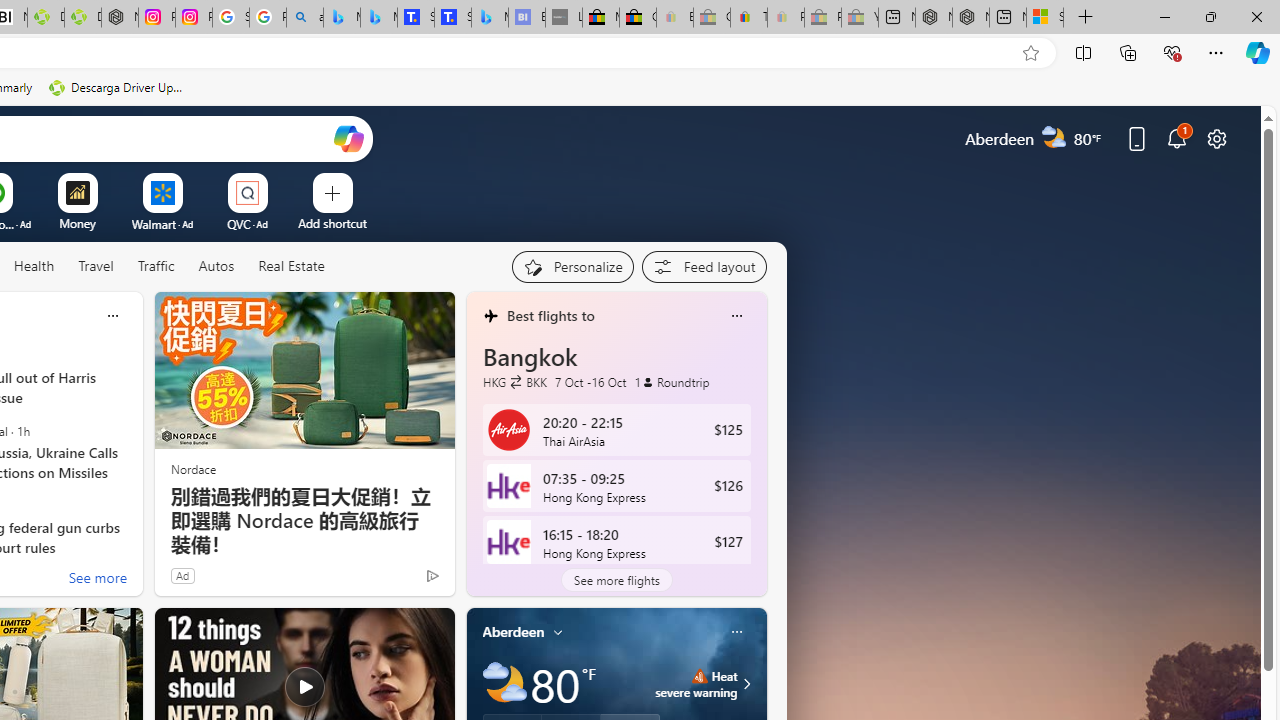 Image resolution: width=1280 pixels, height=720 pixels. Describe the element at coordinates (745, 683) in the screenshot. I see `'Class: weather-arrow-glyph'` at that location.